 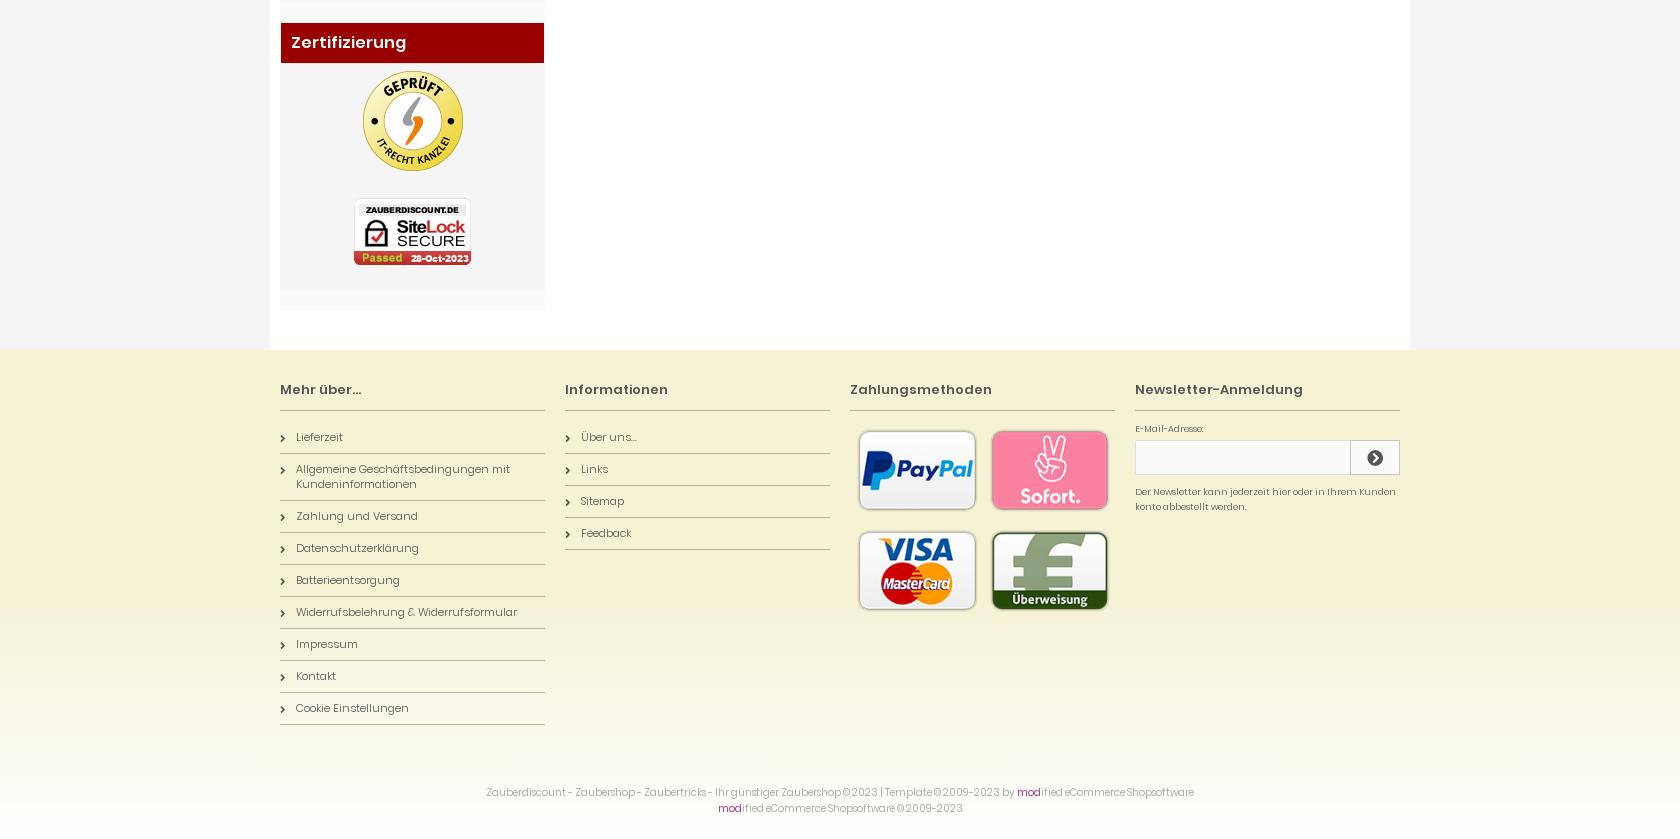 I want to click on 'Links', so click(x=594, y=468).